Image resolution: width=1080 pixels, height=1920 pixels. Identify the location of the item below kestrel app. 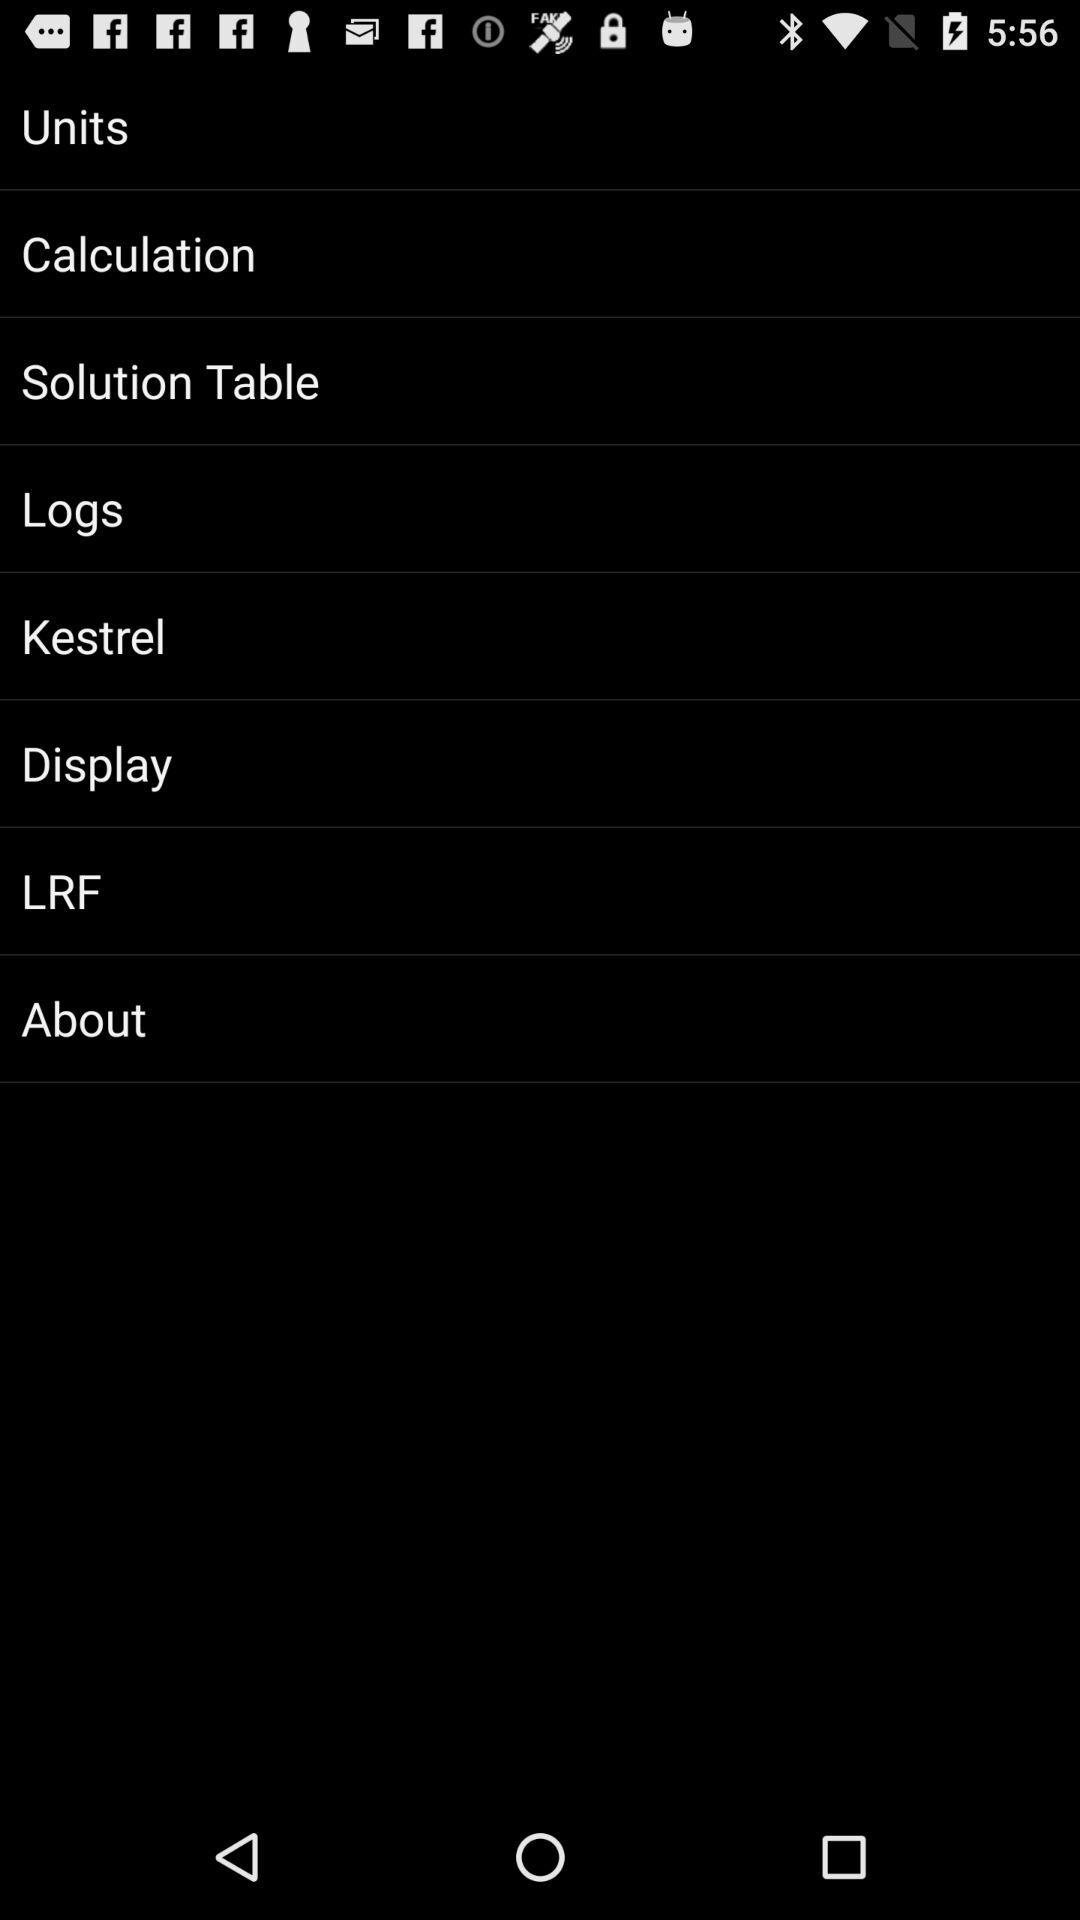
(540, 762).